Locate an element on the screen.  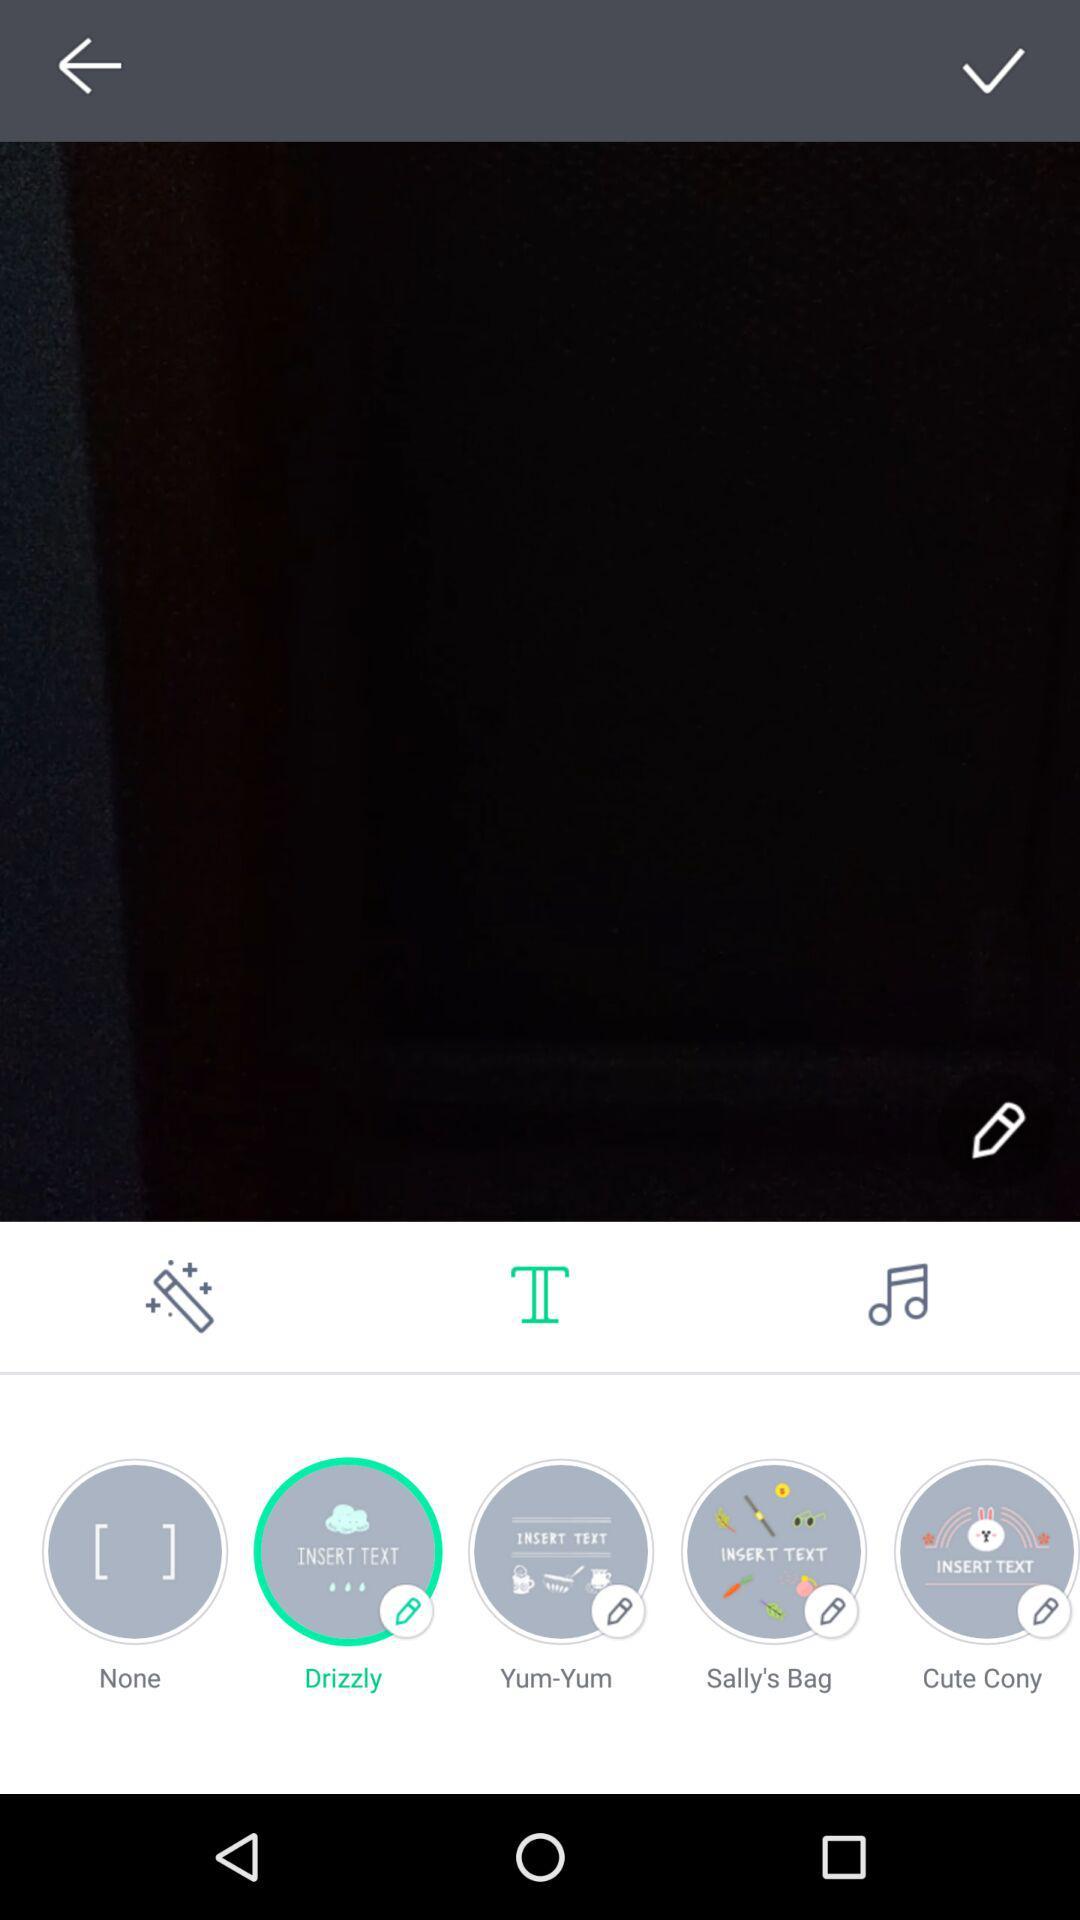
filter option is located at coordinates (180, 1296).